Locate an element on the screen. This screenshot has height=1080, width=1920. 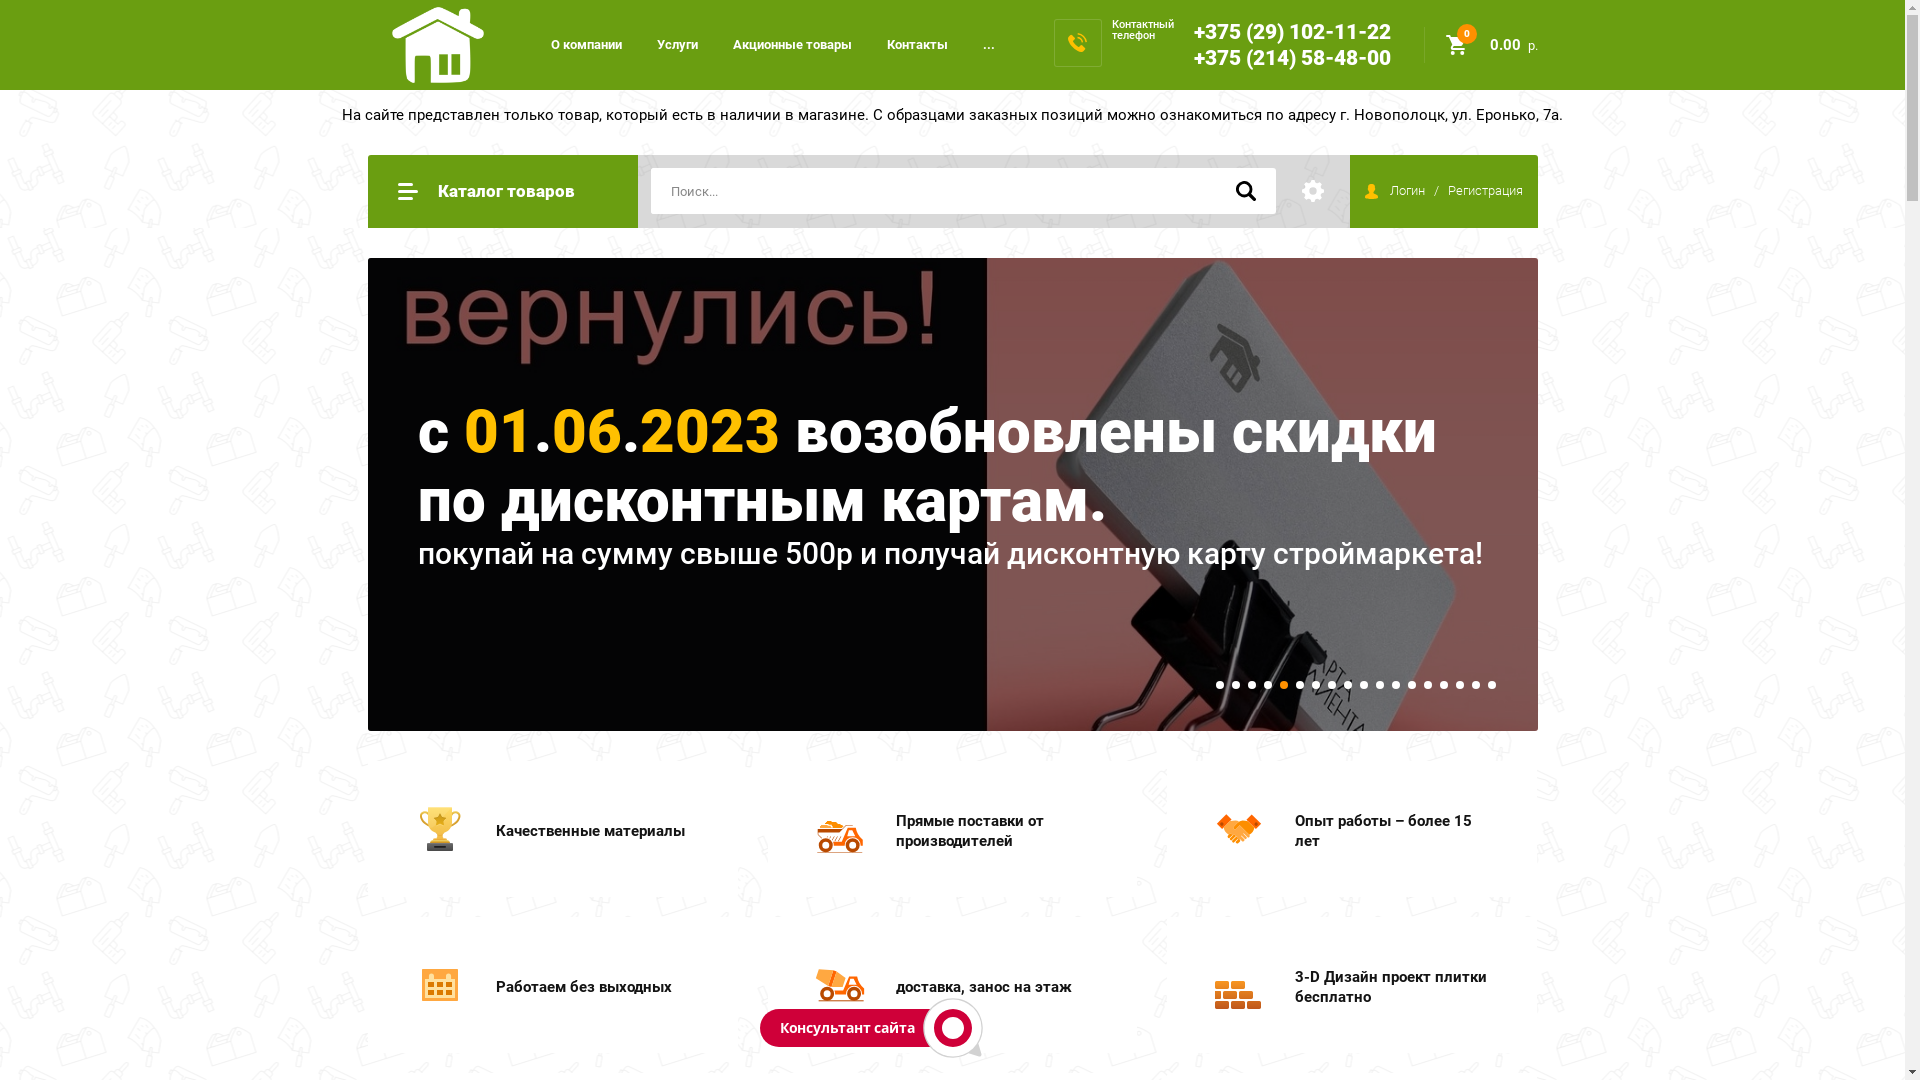
'+375 (214) 58-48-00' is located at coordinates (1292, 56).